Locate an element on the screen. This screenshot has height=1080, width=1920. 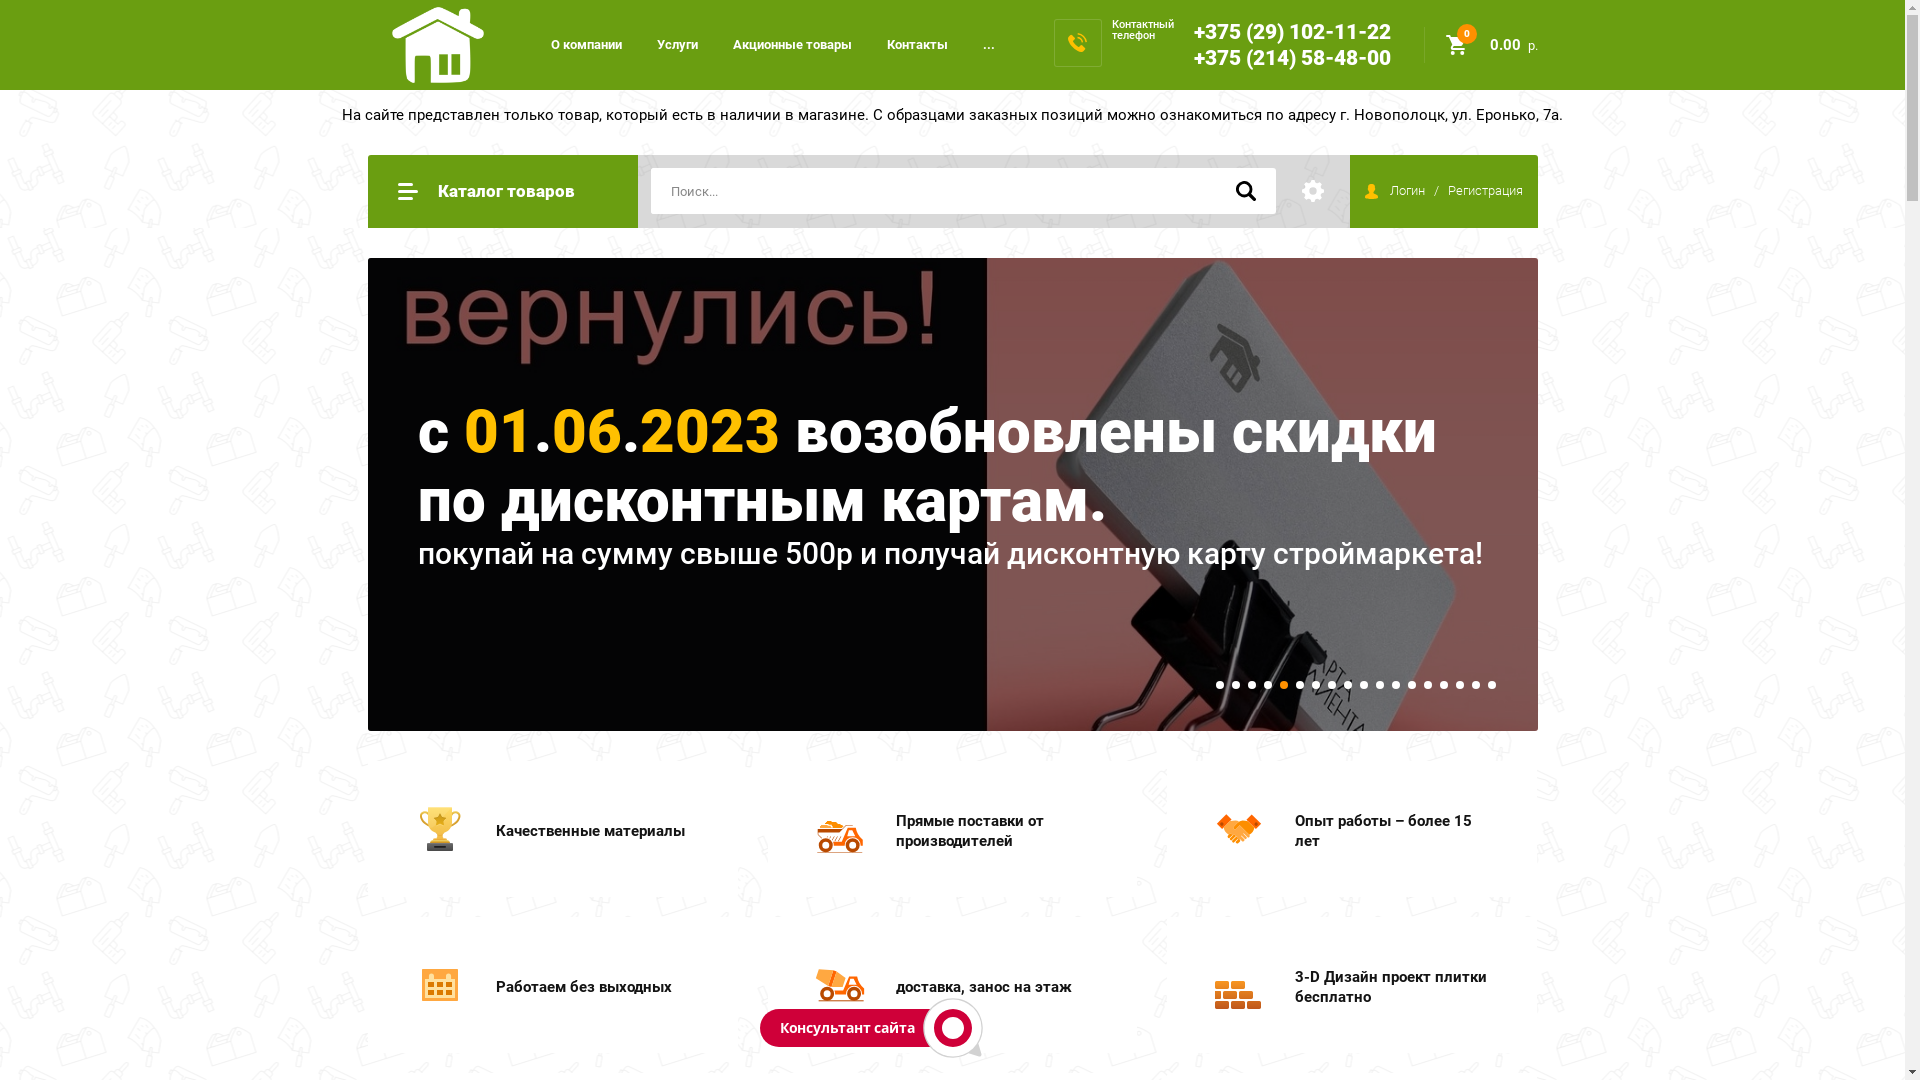
'+375 (214) 58-48-00' is located at coordinates (1292, 56).